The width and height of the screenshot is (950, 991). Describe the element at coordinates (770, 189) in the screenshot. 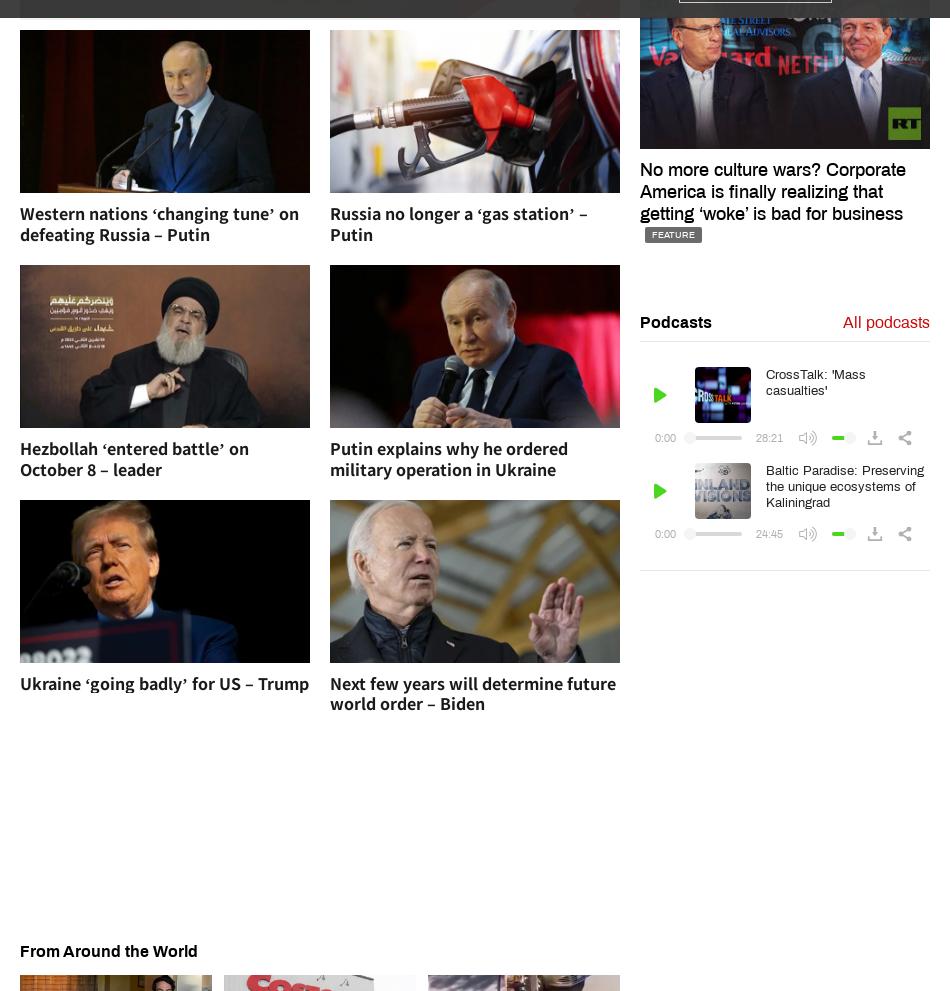

I see `'No more culture wars? Corporate America is finally realizing that getting ‘woke’ is bad for business'` at that location.